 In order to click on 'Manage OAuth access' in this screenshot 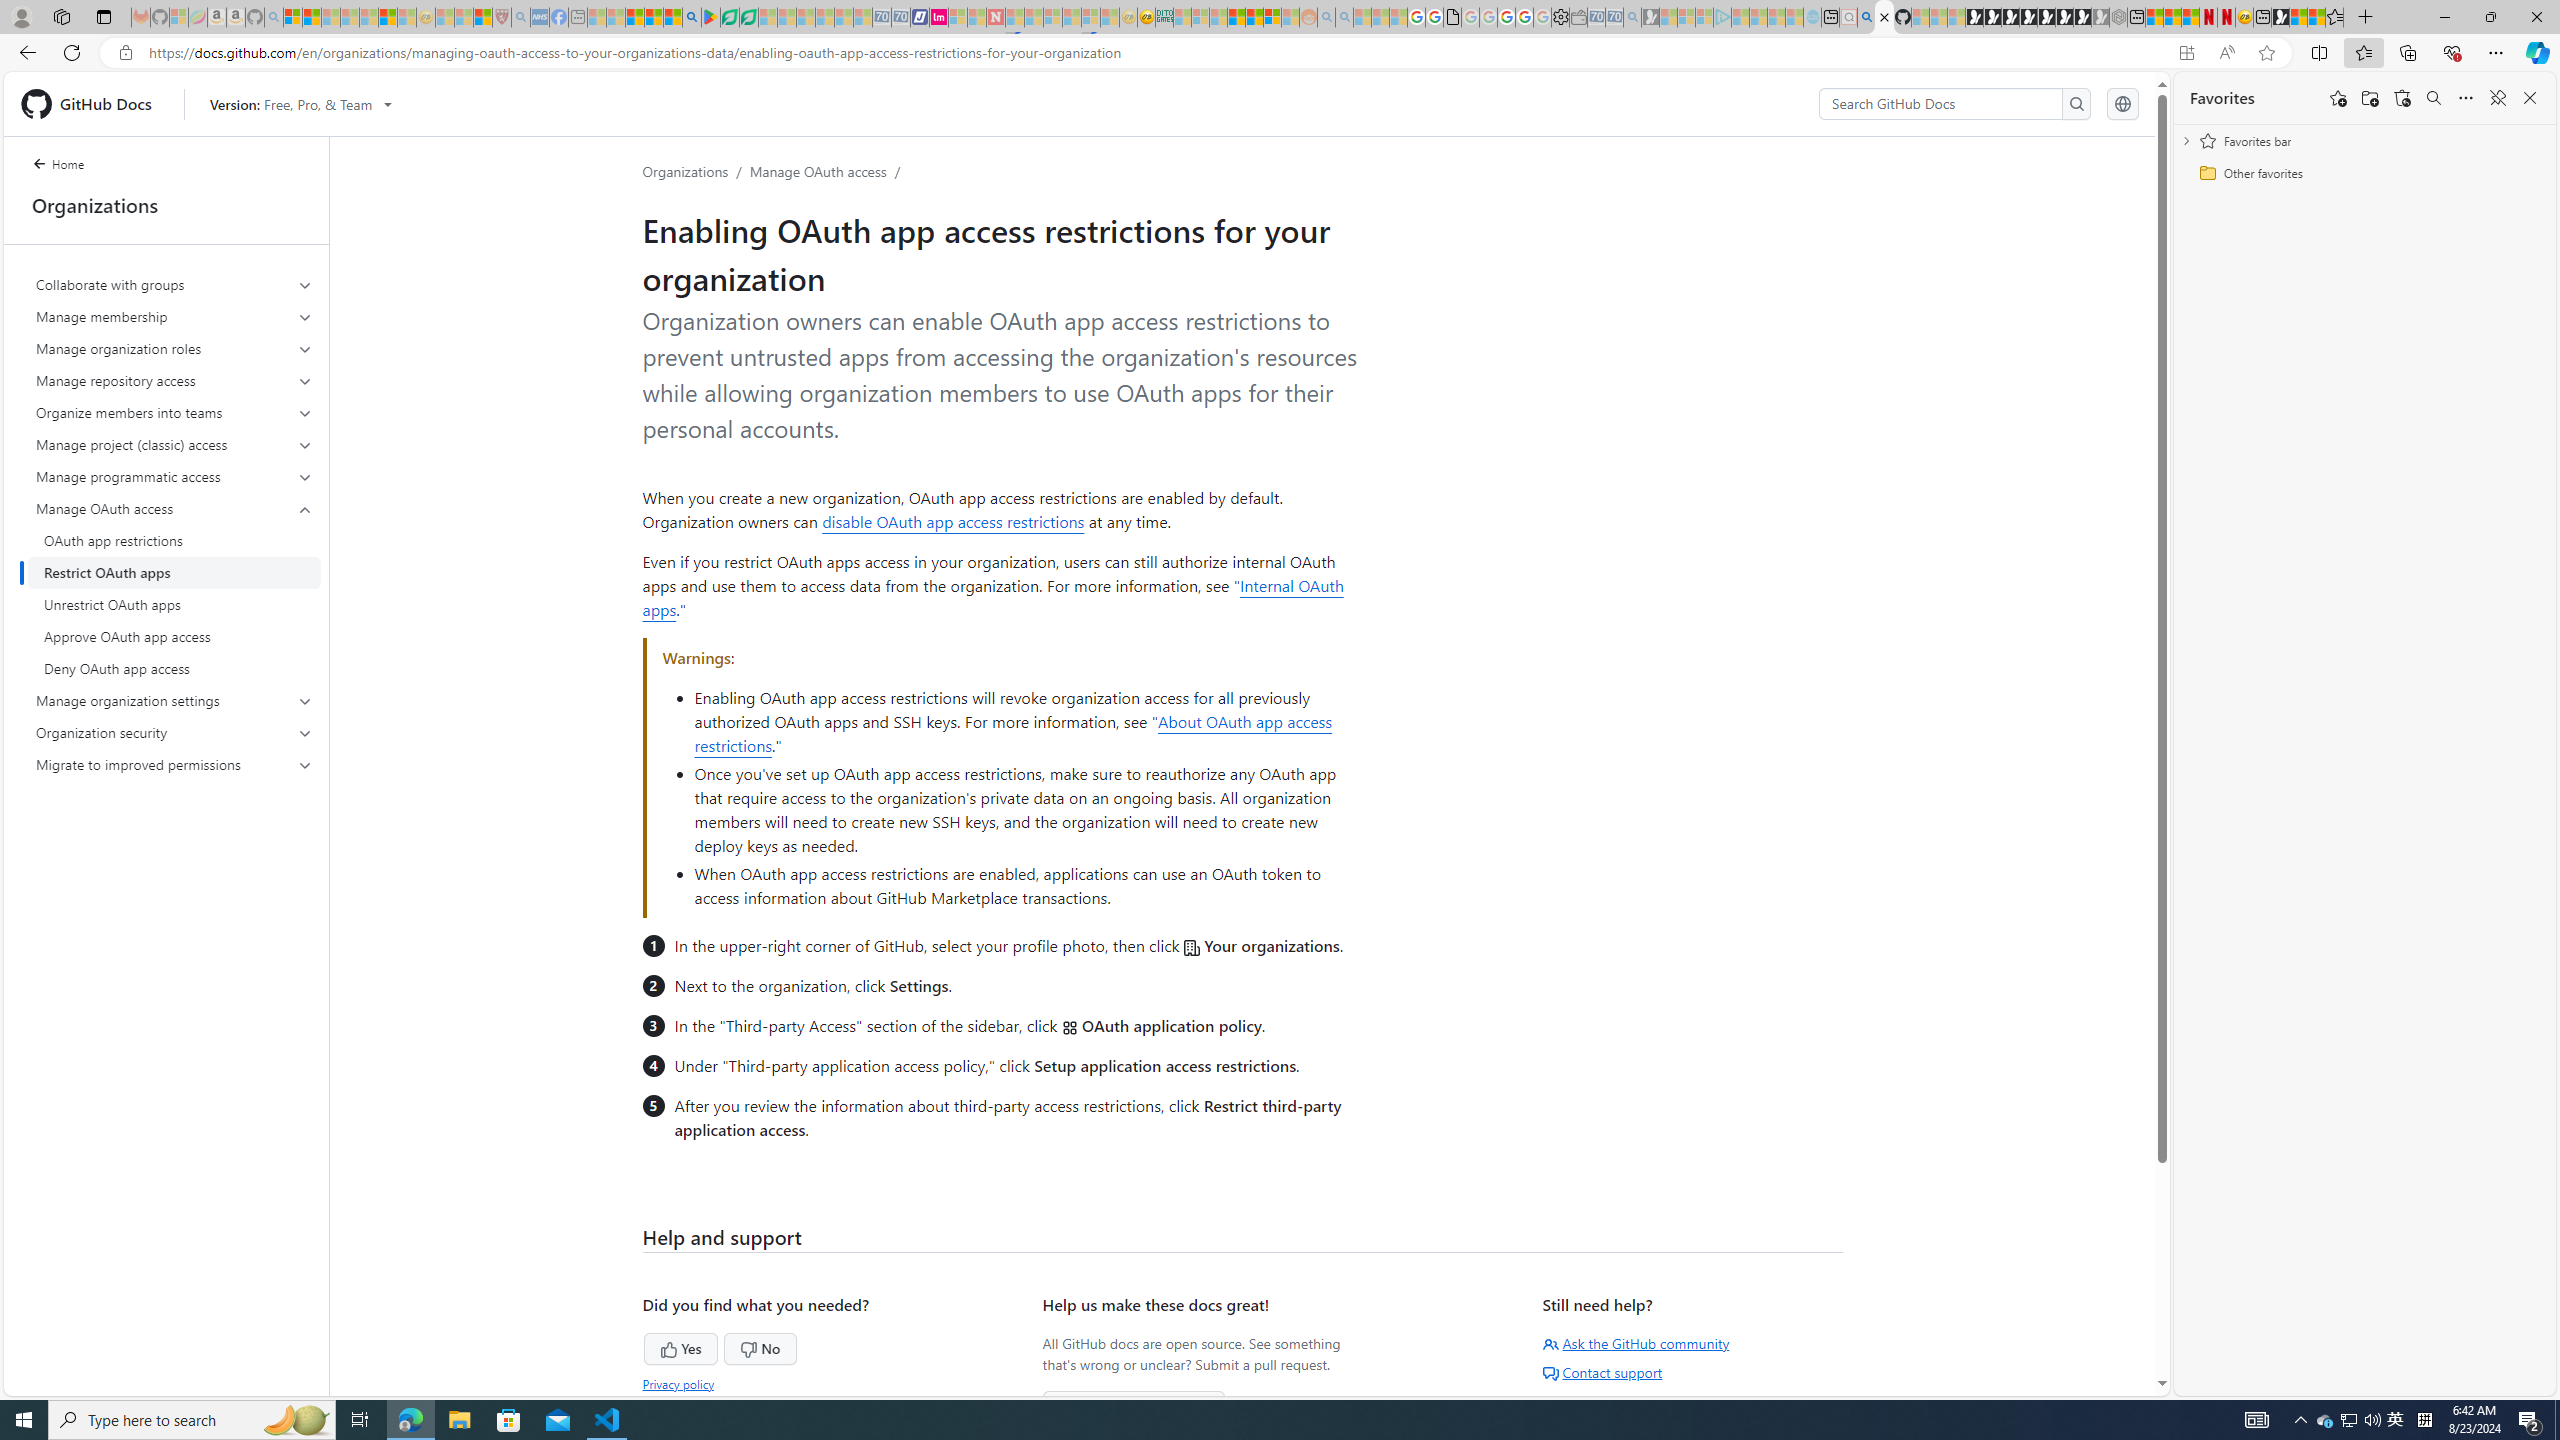, I will do `click(816, 171)`.